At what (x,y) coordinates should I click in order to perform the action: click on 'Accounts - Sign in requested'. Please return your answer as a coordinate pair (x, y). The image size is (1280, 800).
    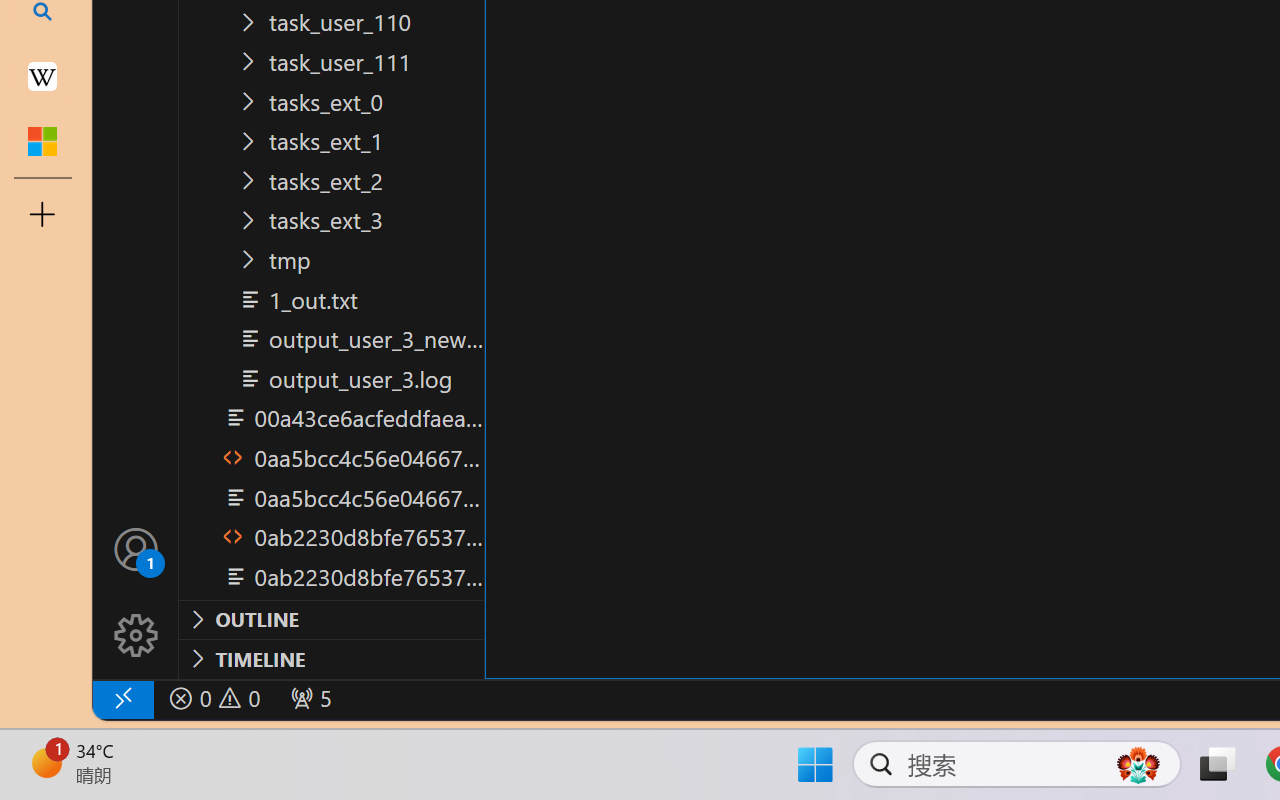
    Looking at the image, I should click on (134, 548).